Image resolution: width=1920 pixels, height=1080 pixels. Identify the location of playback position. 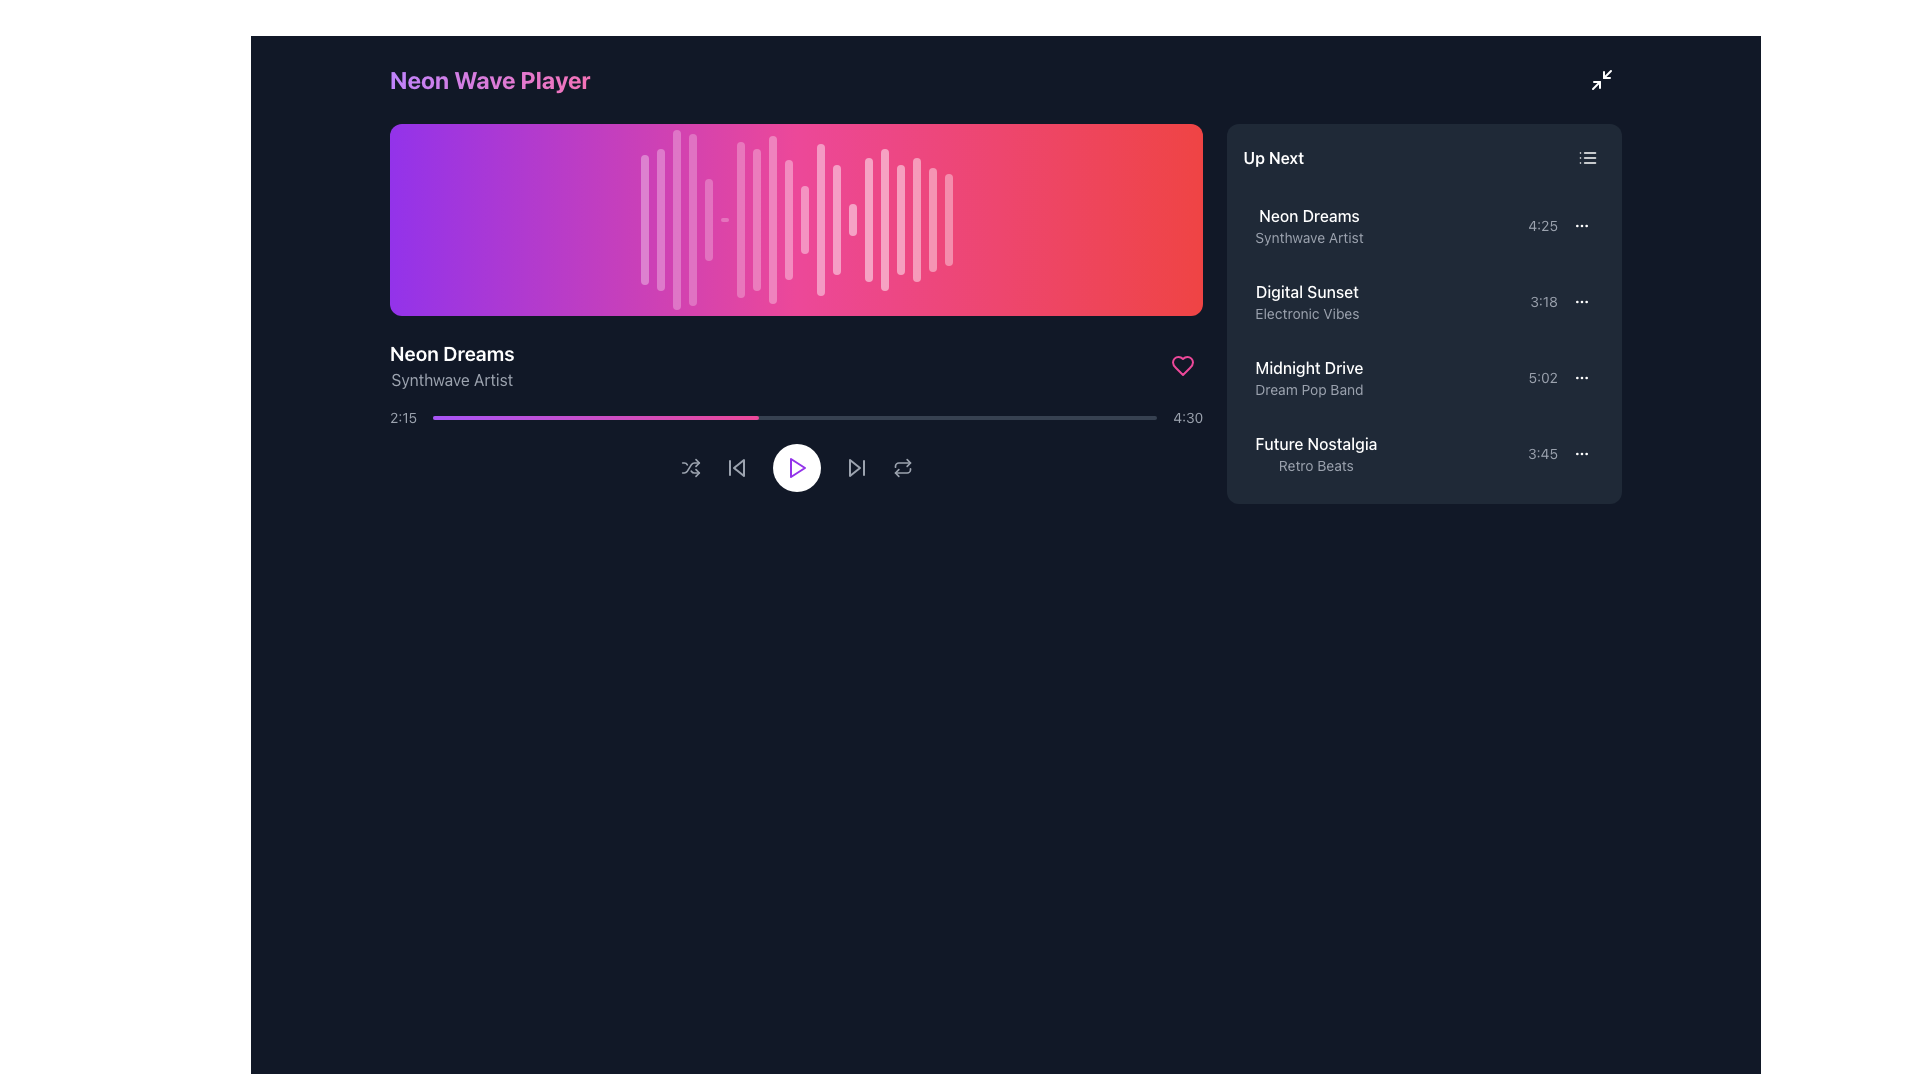
(743, 416).